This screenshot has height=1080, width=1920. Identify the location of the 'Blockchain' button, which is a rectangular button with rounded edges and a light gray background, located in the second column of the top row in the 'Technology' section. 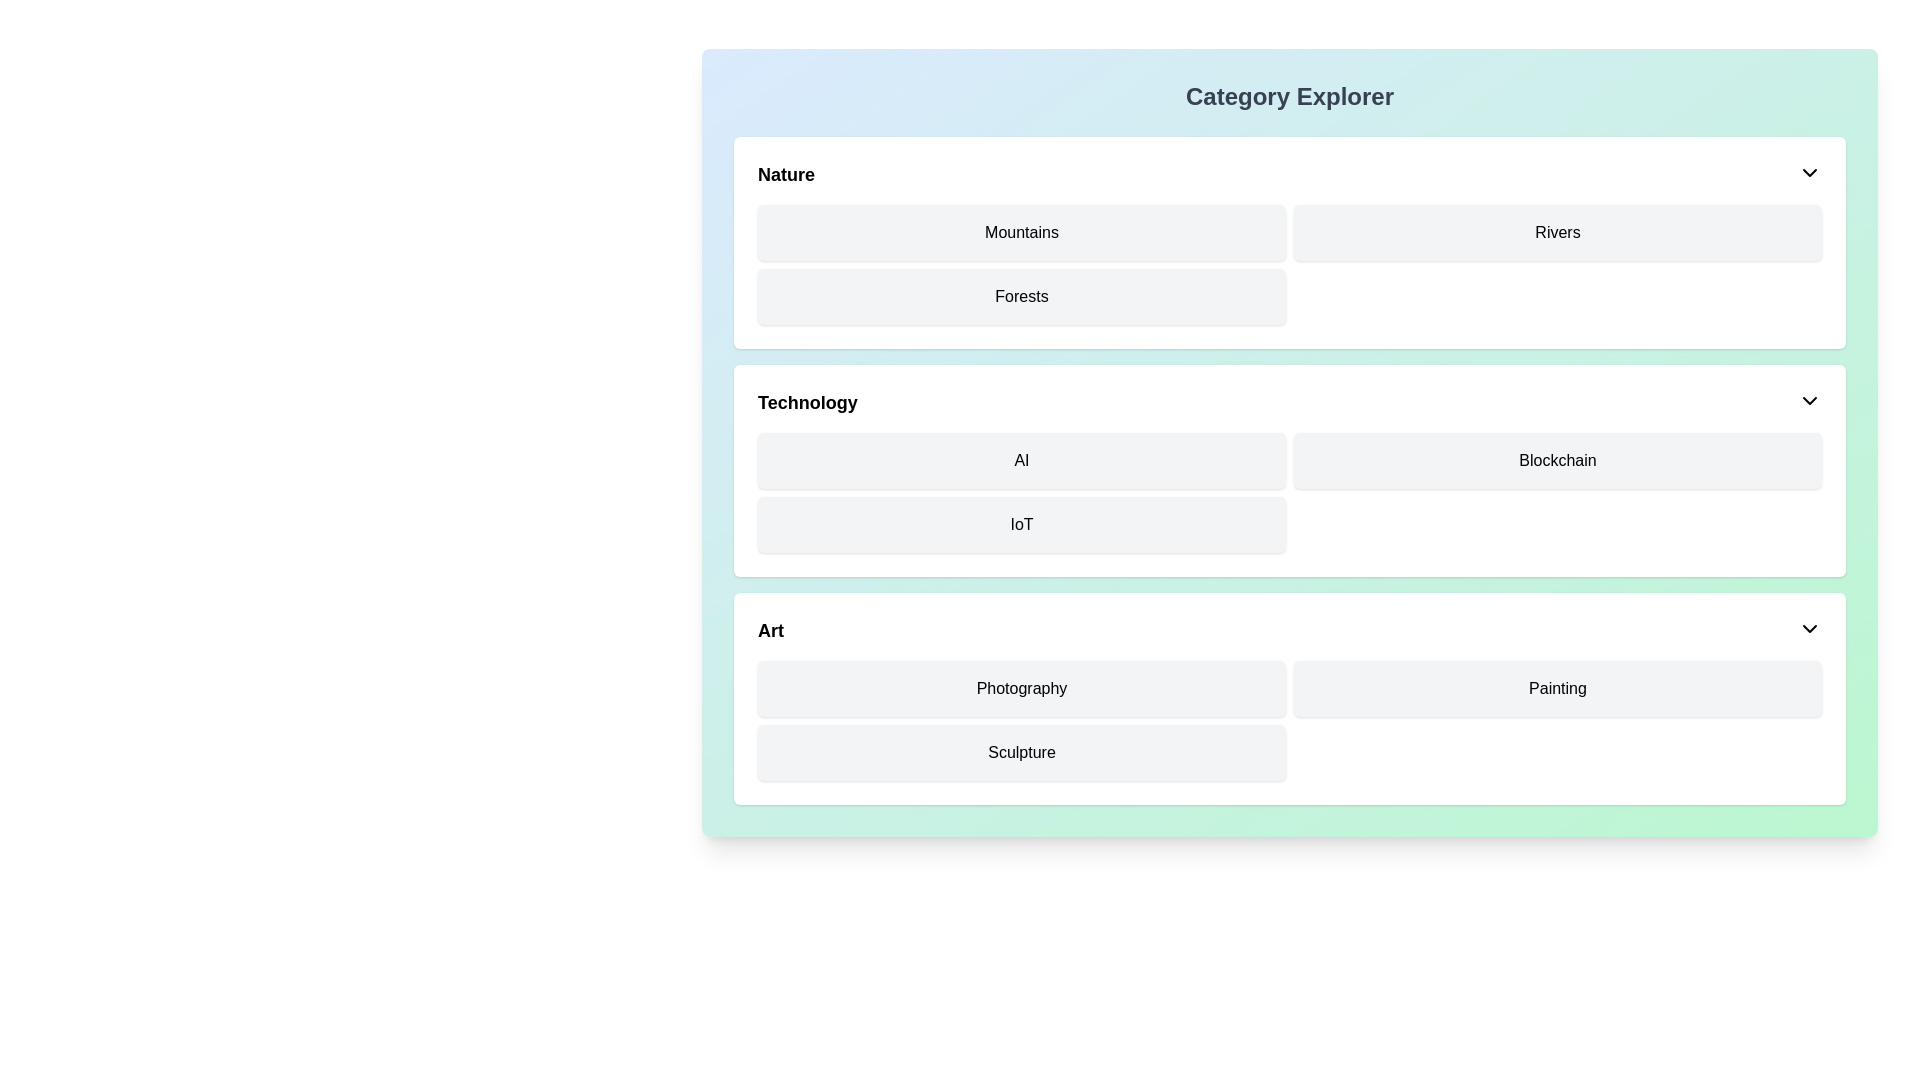
(1557, 461).